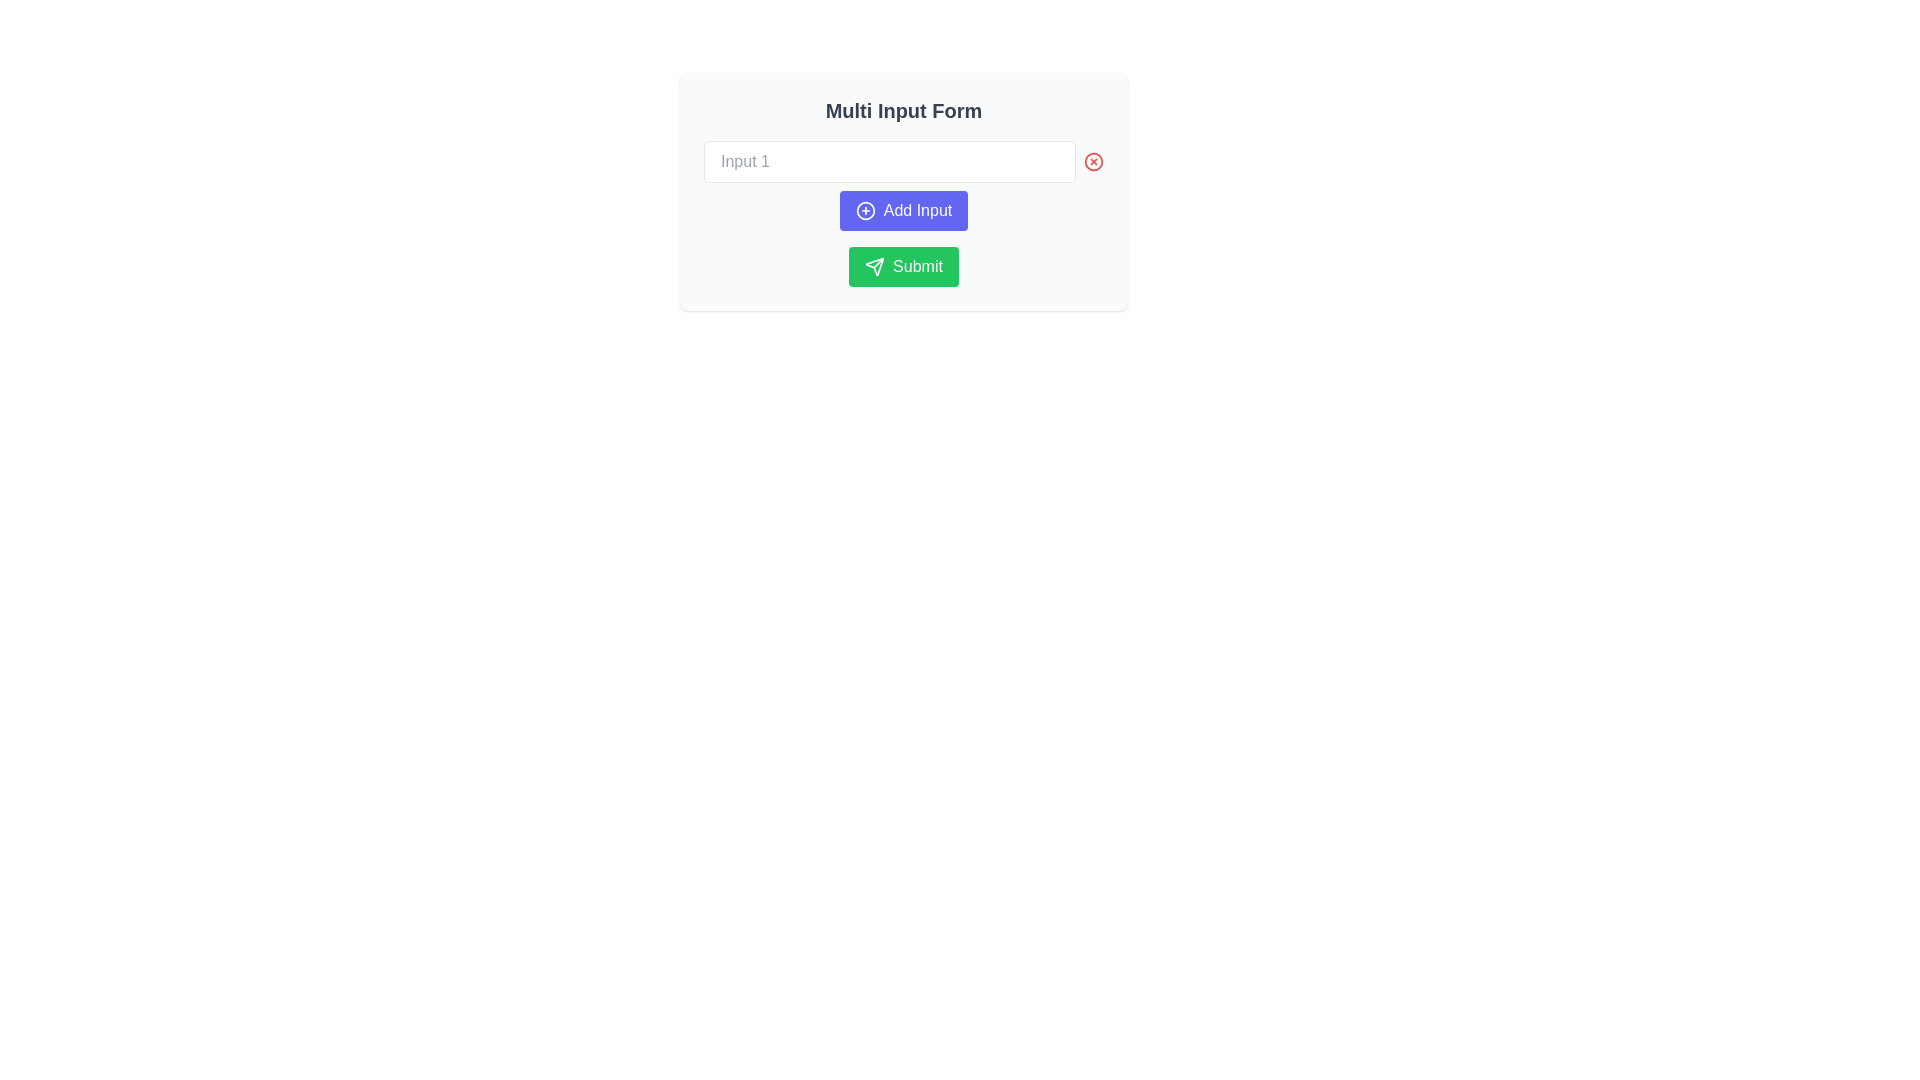  Describe the element at coordinates (865, 211) in the screenshot. I see `the circular element of the 'Add Input' button, which is part of the 'plus-circle' SVG icon, located at the top-center of the interface` at that location.